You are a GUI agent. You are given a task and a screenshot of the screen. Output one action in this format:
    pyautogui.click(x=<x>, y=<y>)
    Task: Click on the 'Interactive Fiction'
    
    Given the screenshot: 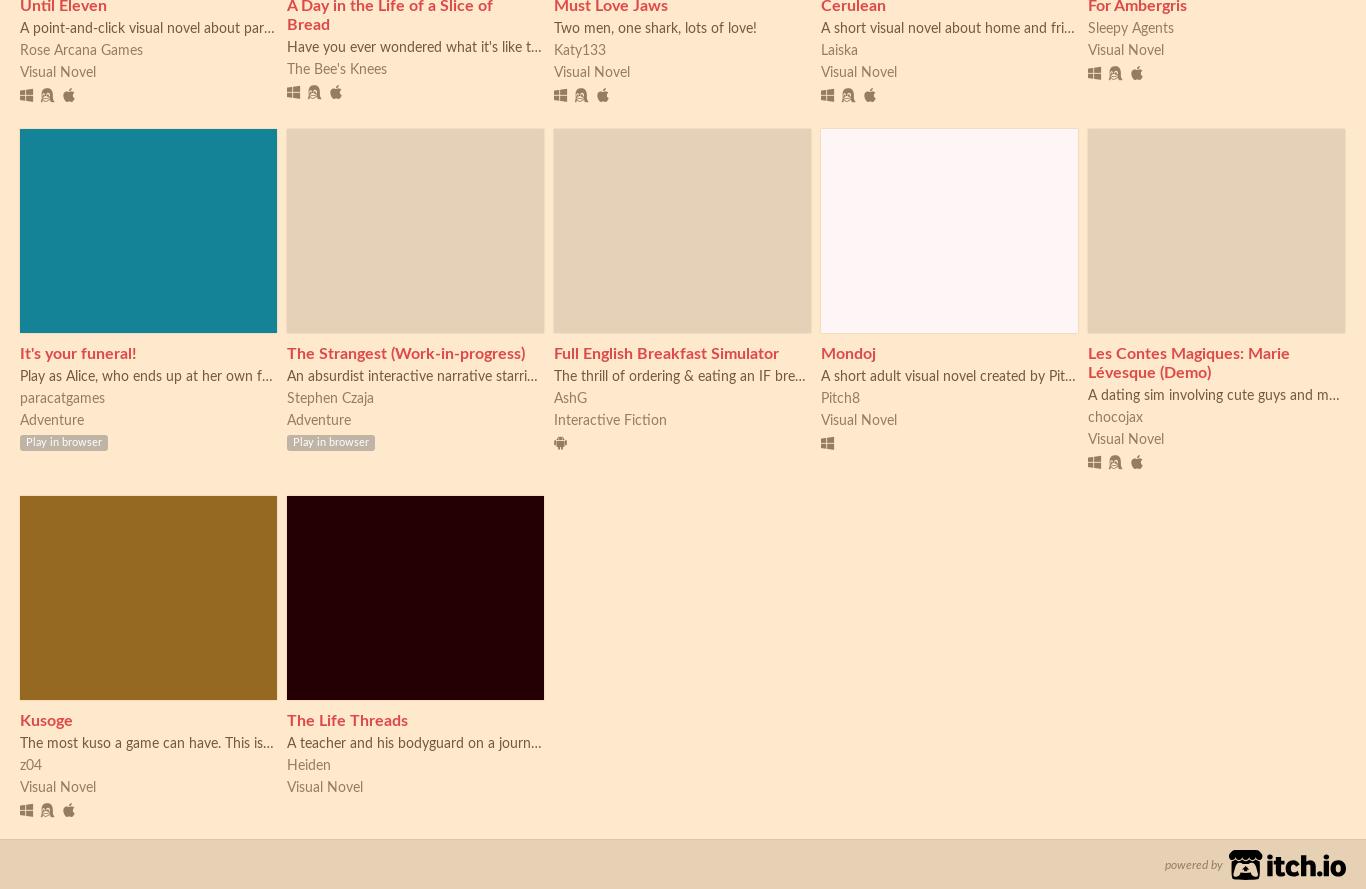 What is the action you would take?
    pyautogui.click(x=554, y=419)
    